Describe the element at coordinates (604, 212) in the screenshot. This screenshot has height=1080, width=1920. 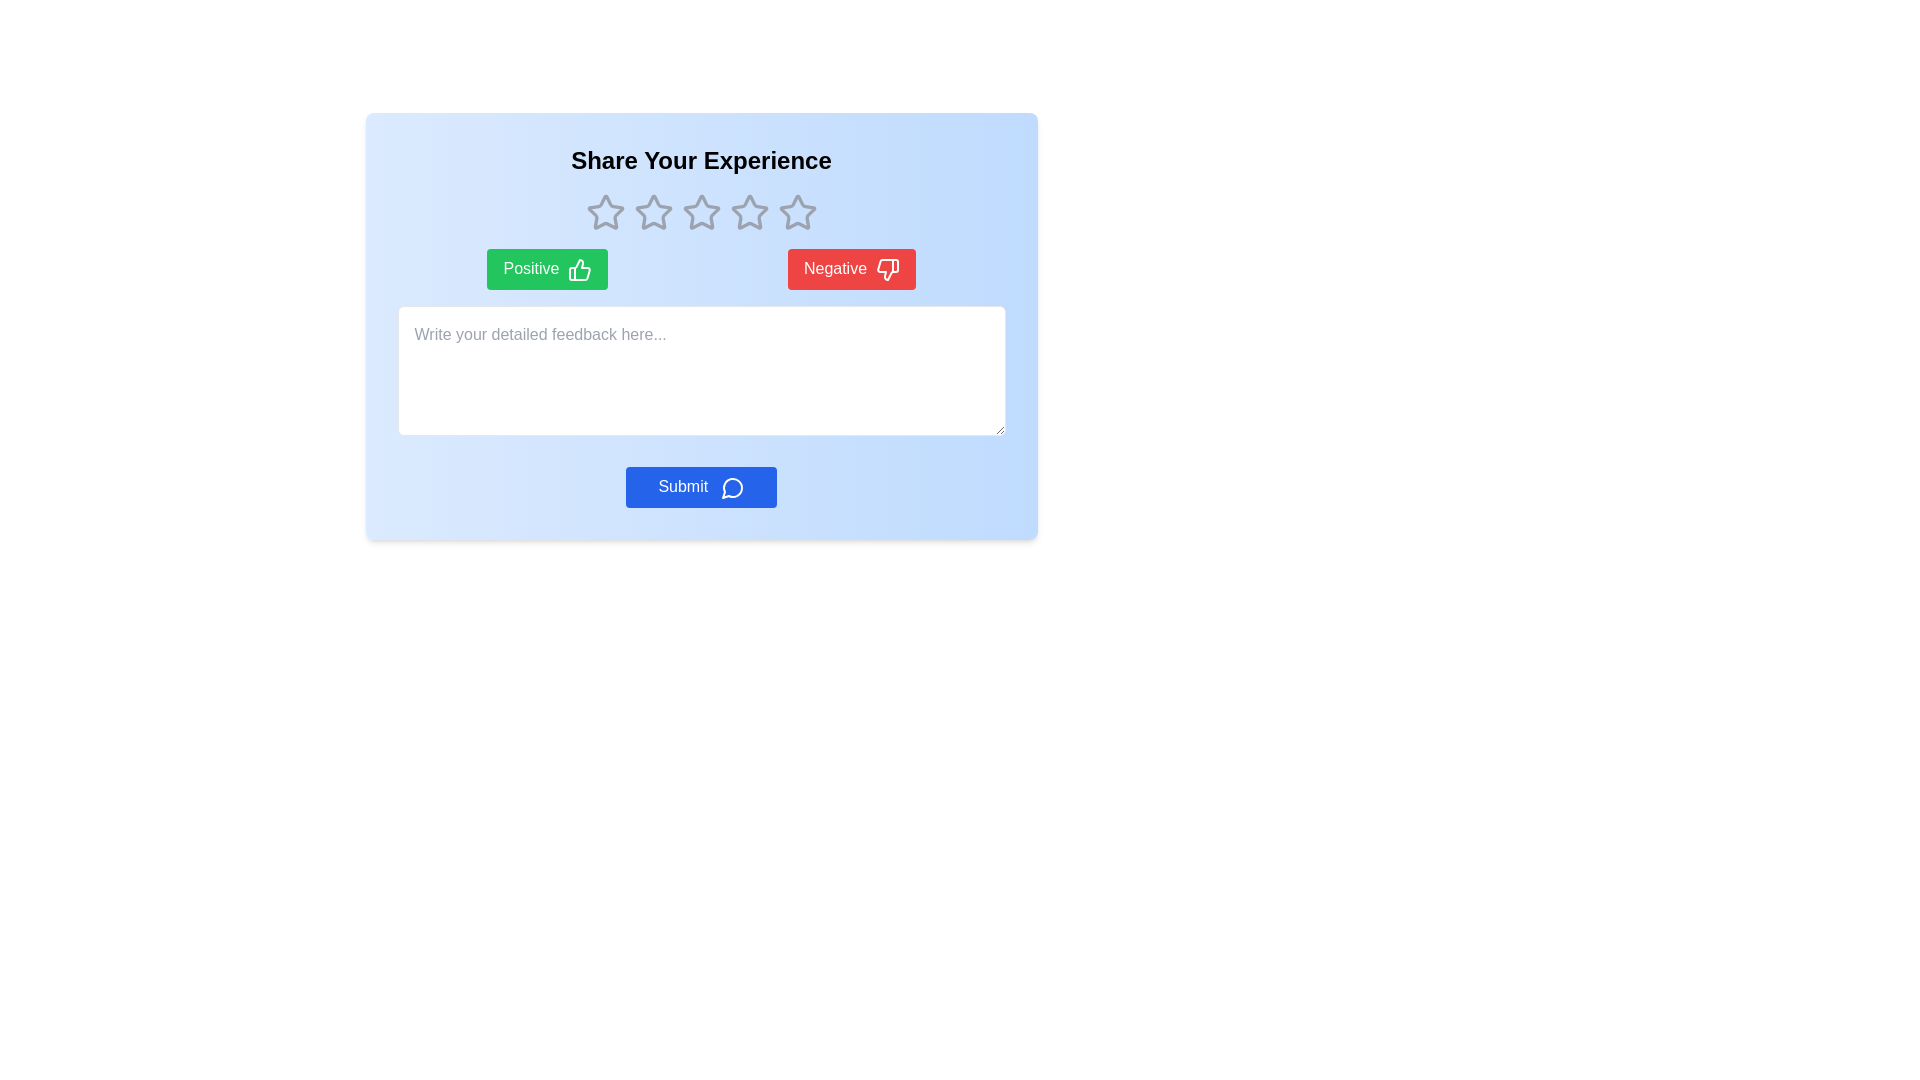
I see `the first Rating Star Icon, which is a hollow star with a gray outline located below the text 'Share Your Experience'` at that location.